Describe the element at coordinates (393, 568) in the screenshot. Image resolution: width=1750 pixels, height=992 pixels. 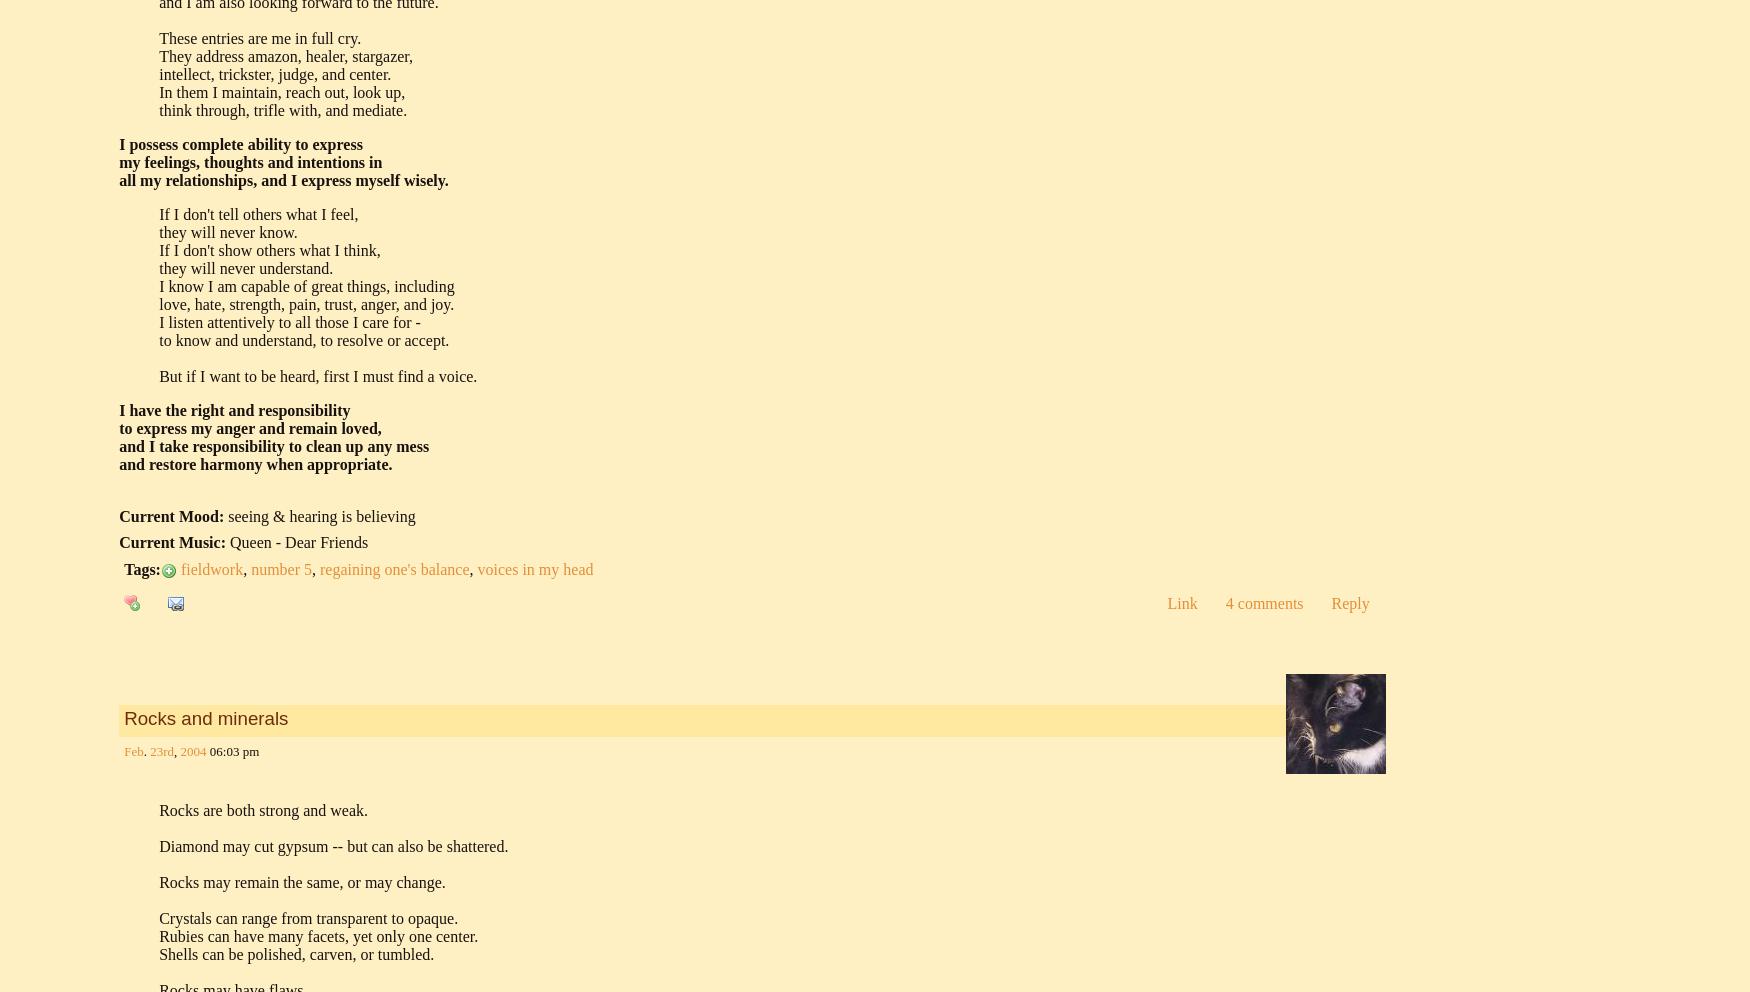
I see `'regaining one's balance'` at that location.